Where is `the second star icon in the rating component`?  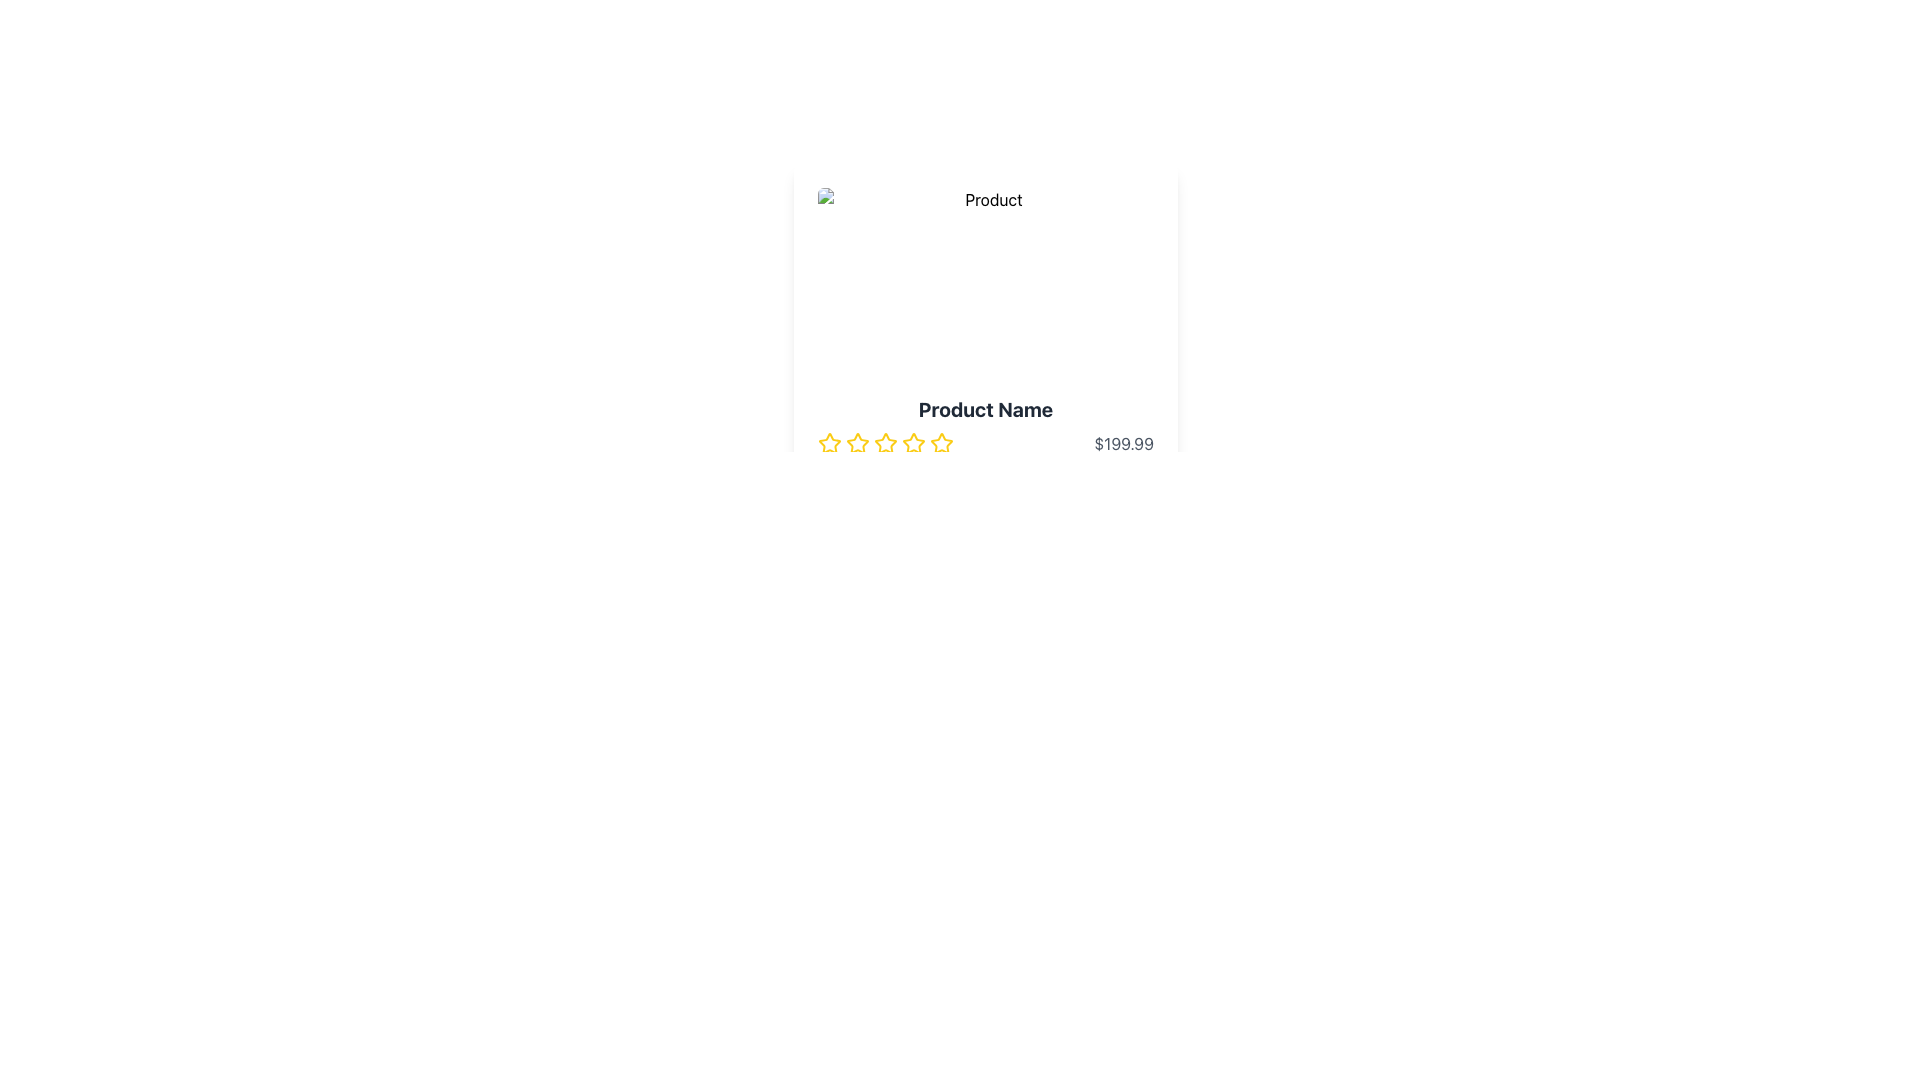
the second star icon in the rating component is located at coordinates (885, 442).